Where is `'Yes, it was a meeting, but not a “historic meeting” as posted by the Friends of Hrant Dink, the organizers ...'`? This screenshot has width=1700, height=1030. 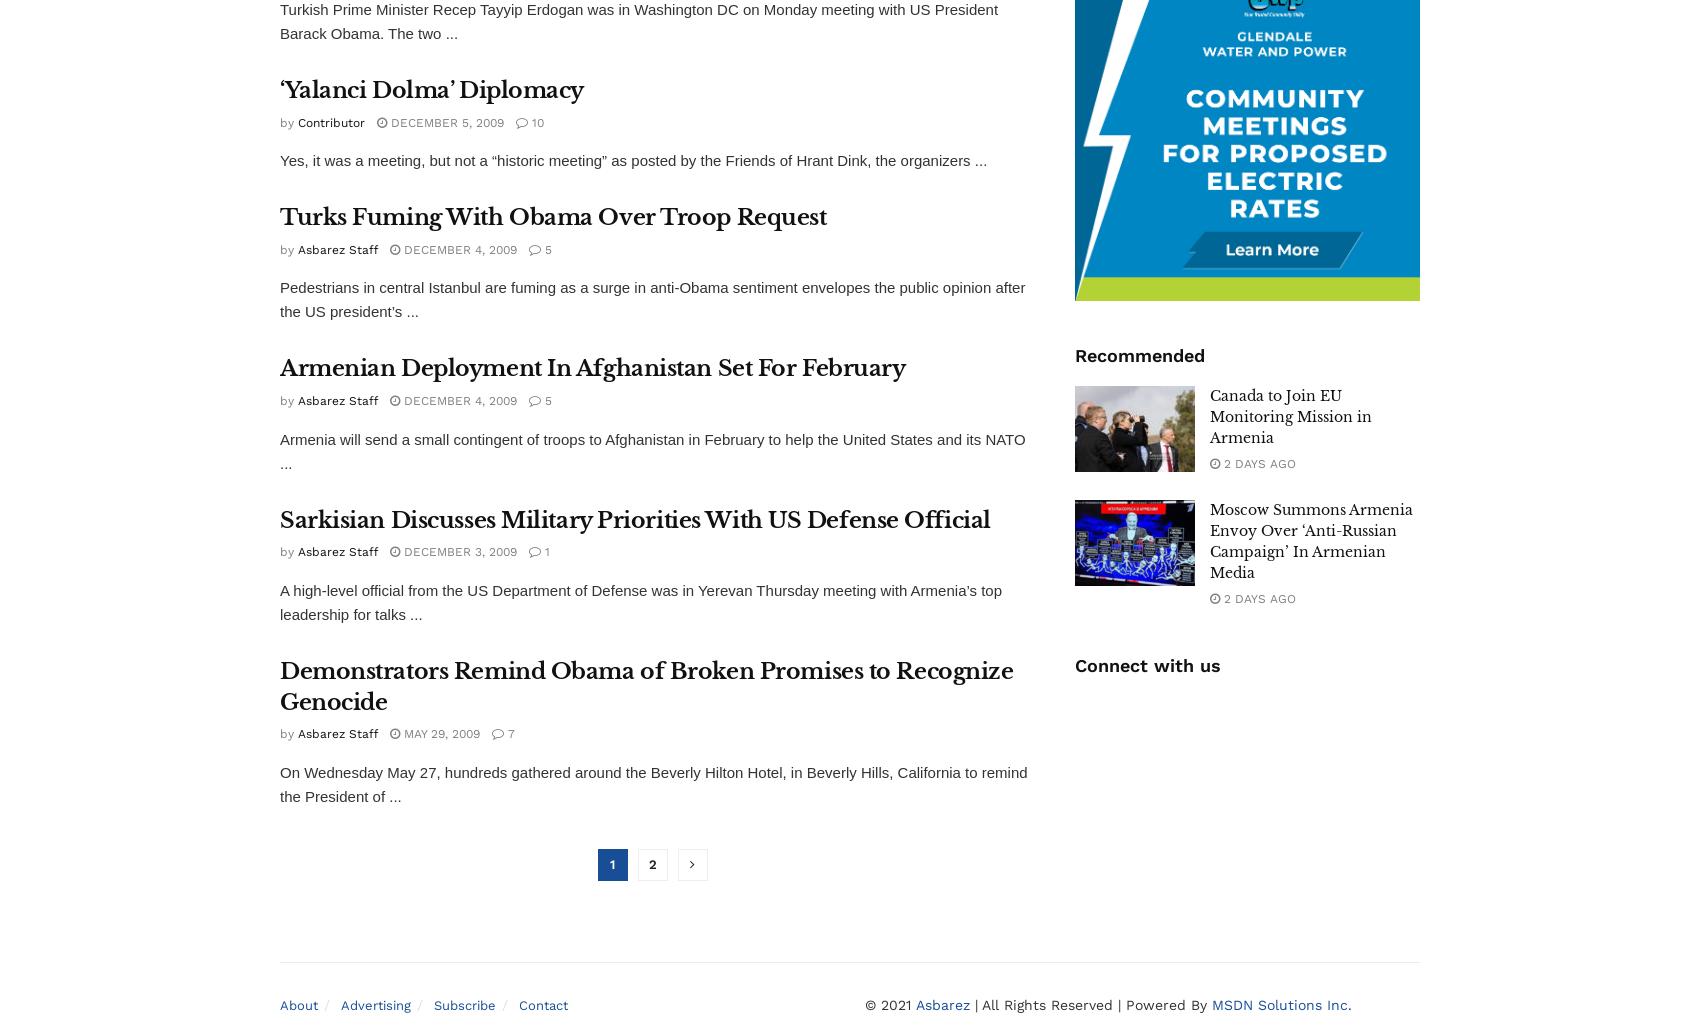
'Yes, it was a meeting, but not a “historic meeting” as posted by the Friends of Hrant Dink, the organizers ...' is located at coordinates (632, 159).